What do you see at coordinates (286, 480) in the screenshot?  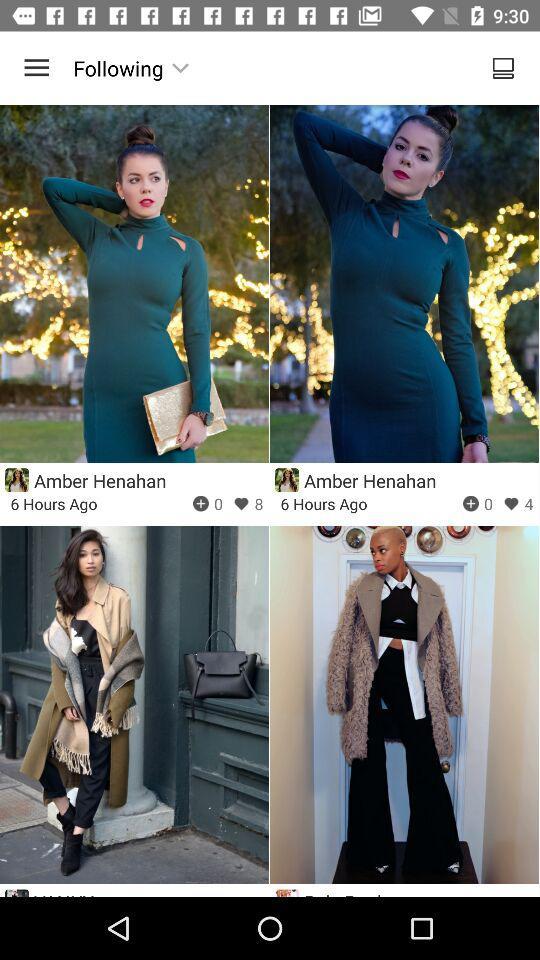 I see `profile` at bounding box center [286, 480].